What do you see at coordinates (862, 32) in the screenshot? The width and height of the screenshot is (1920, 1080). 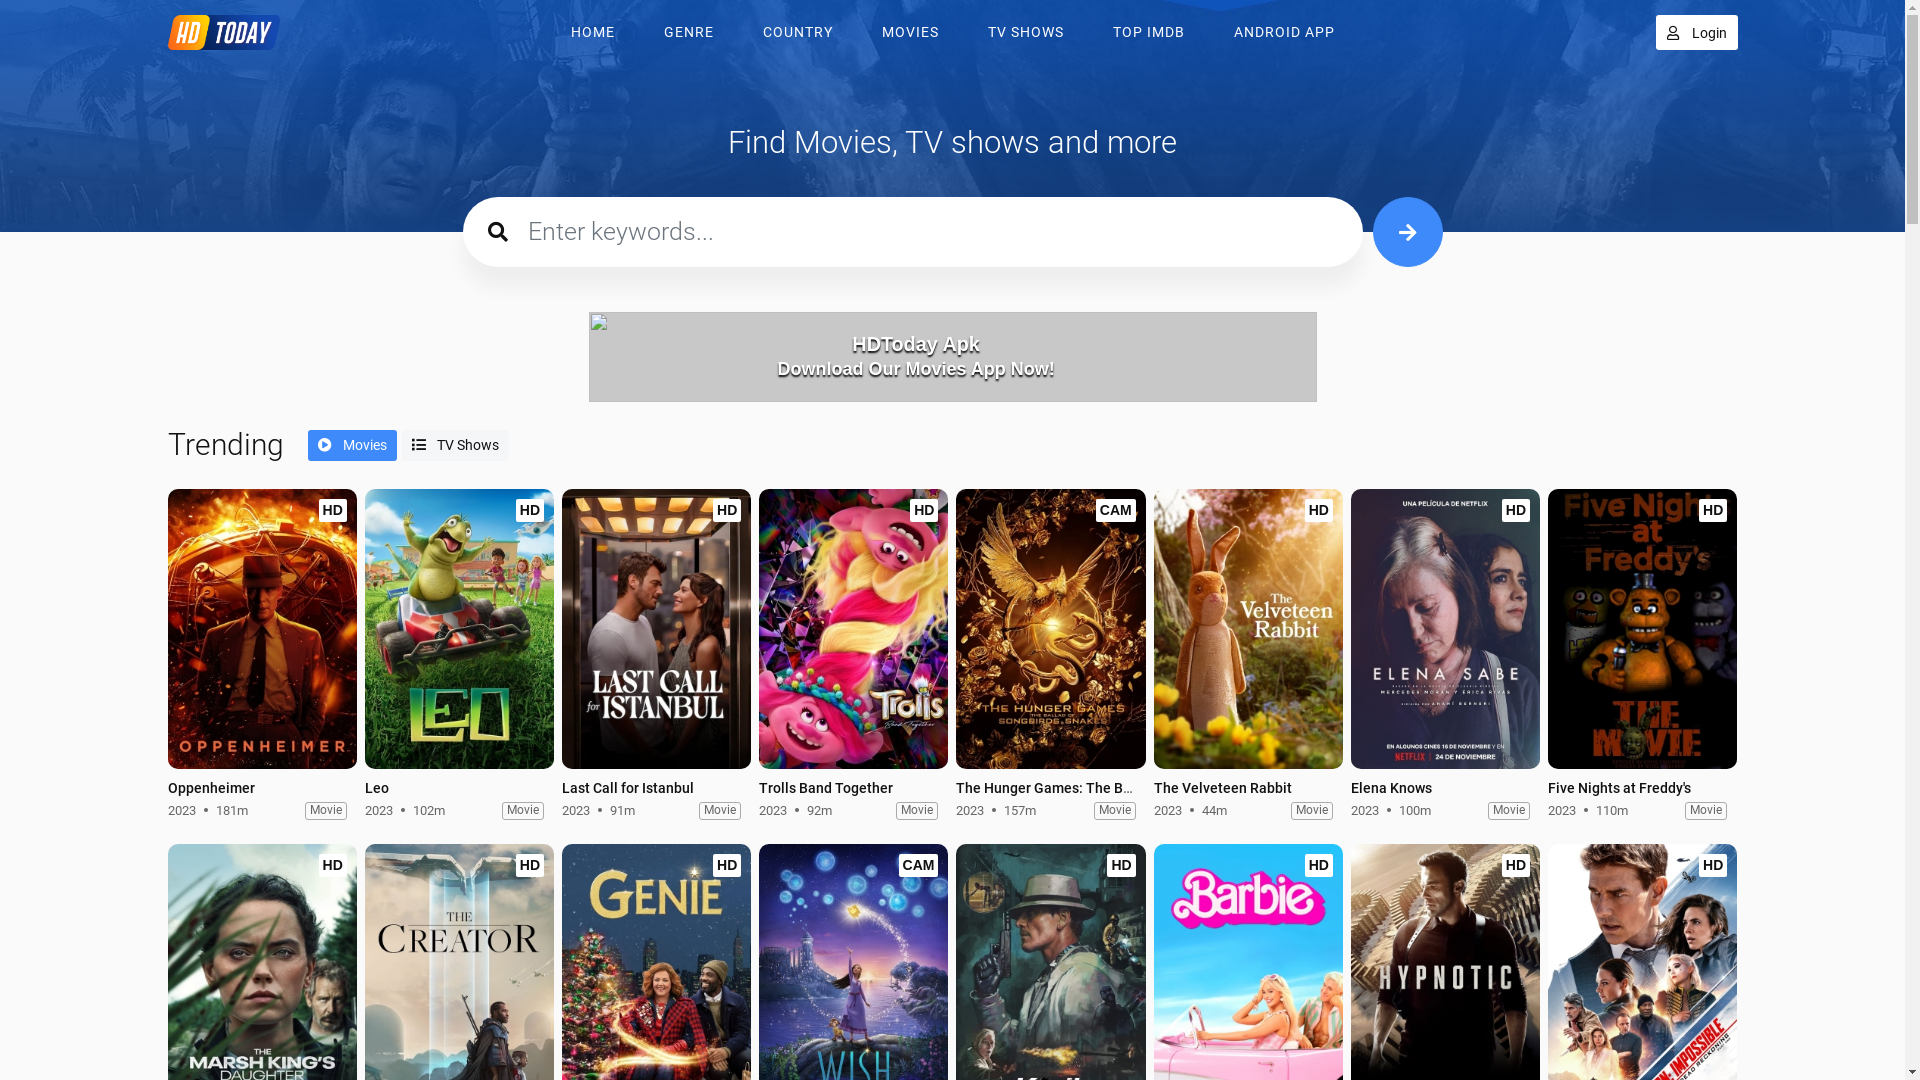 I see `'MOVIES'` at bounding box center [862, 32].